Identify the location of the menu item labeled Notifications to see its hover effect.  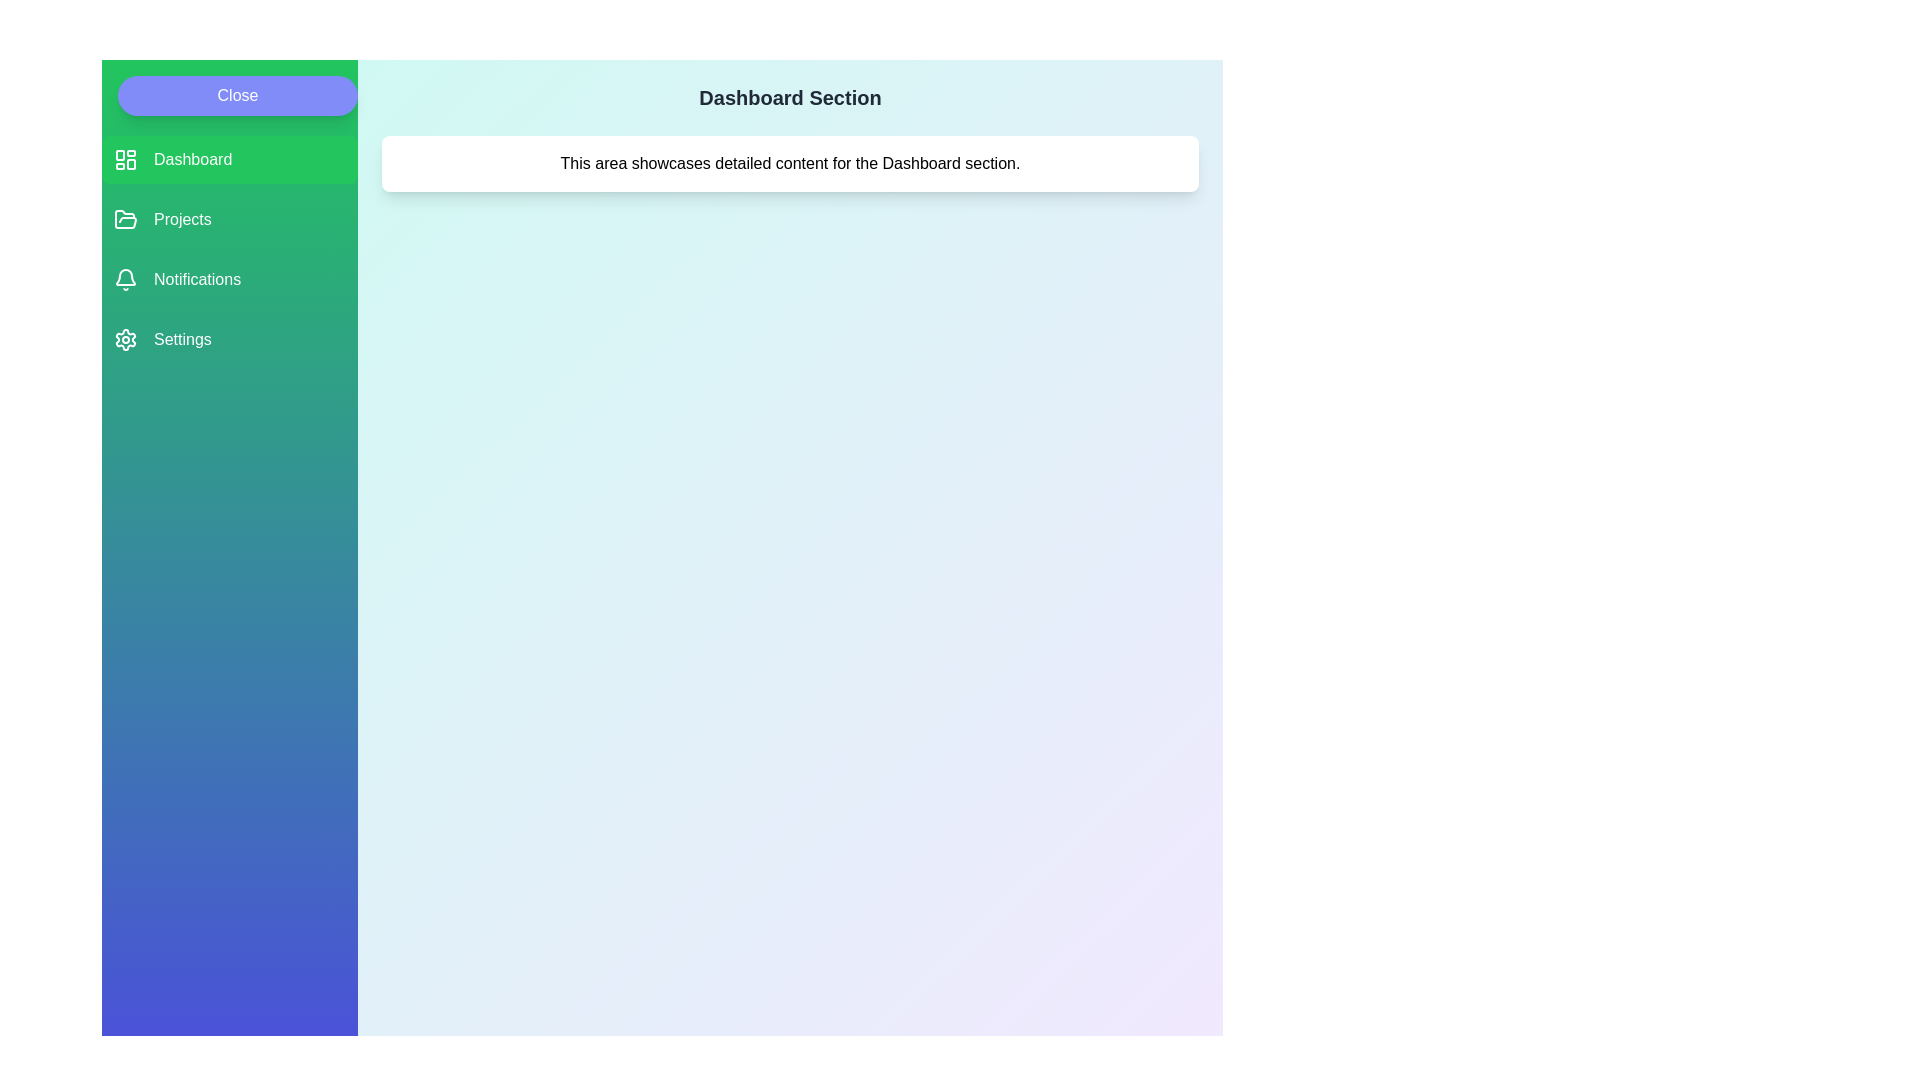
(230, 280).